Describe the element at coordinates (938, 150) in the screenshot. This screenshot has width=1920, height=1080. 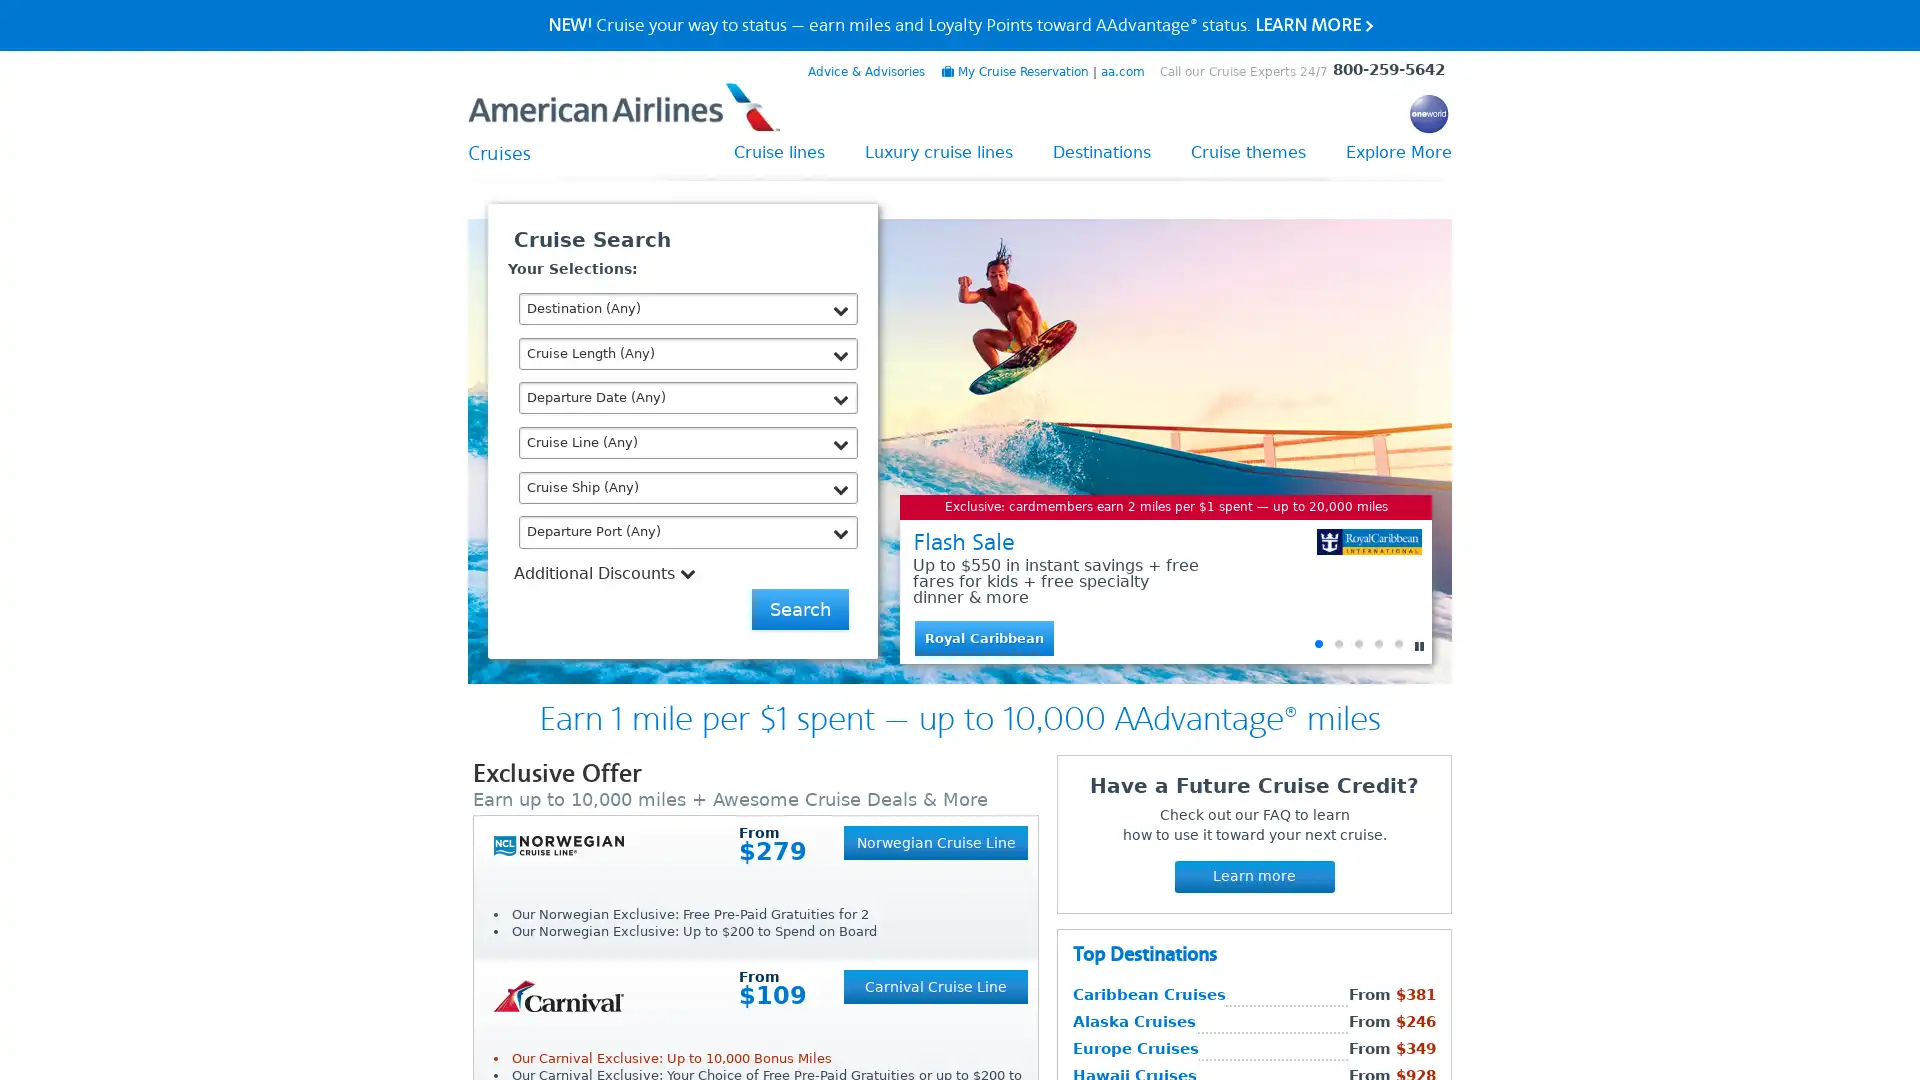
I see `Luxury cruise lines` at that location.